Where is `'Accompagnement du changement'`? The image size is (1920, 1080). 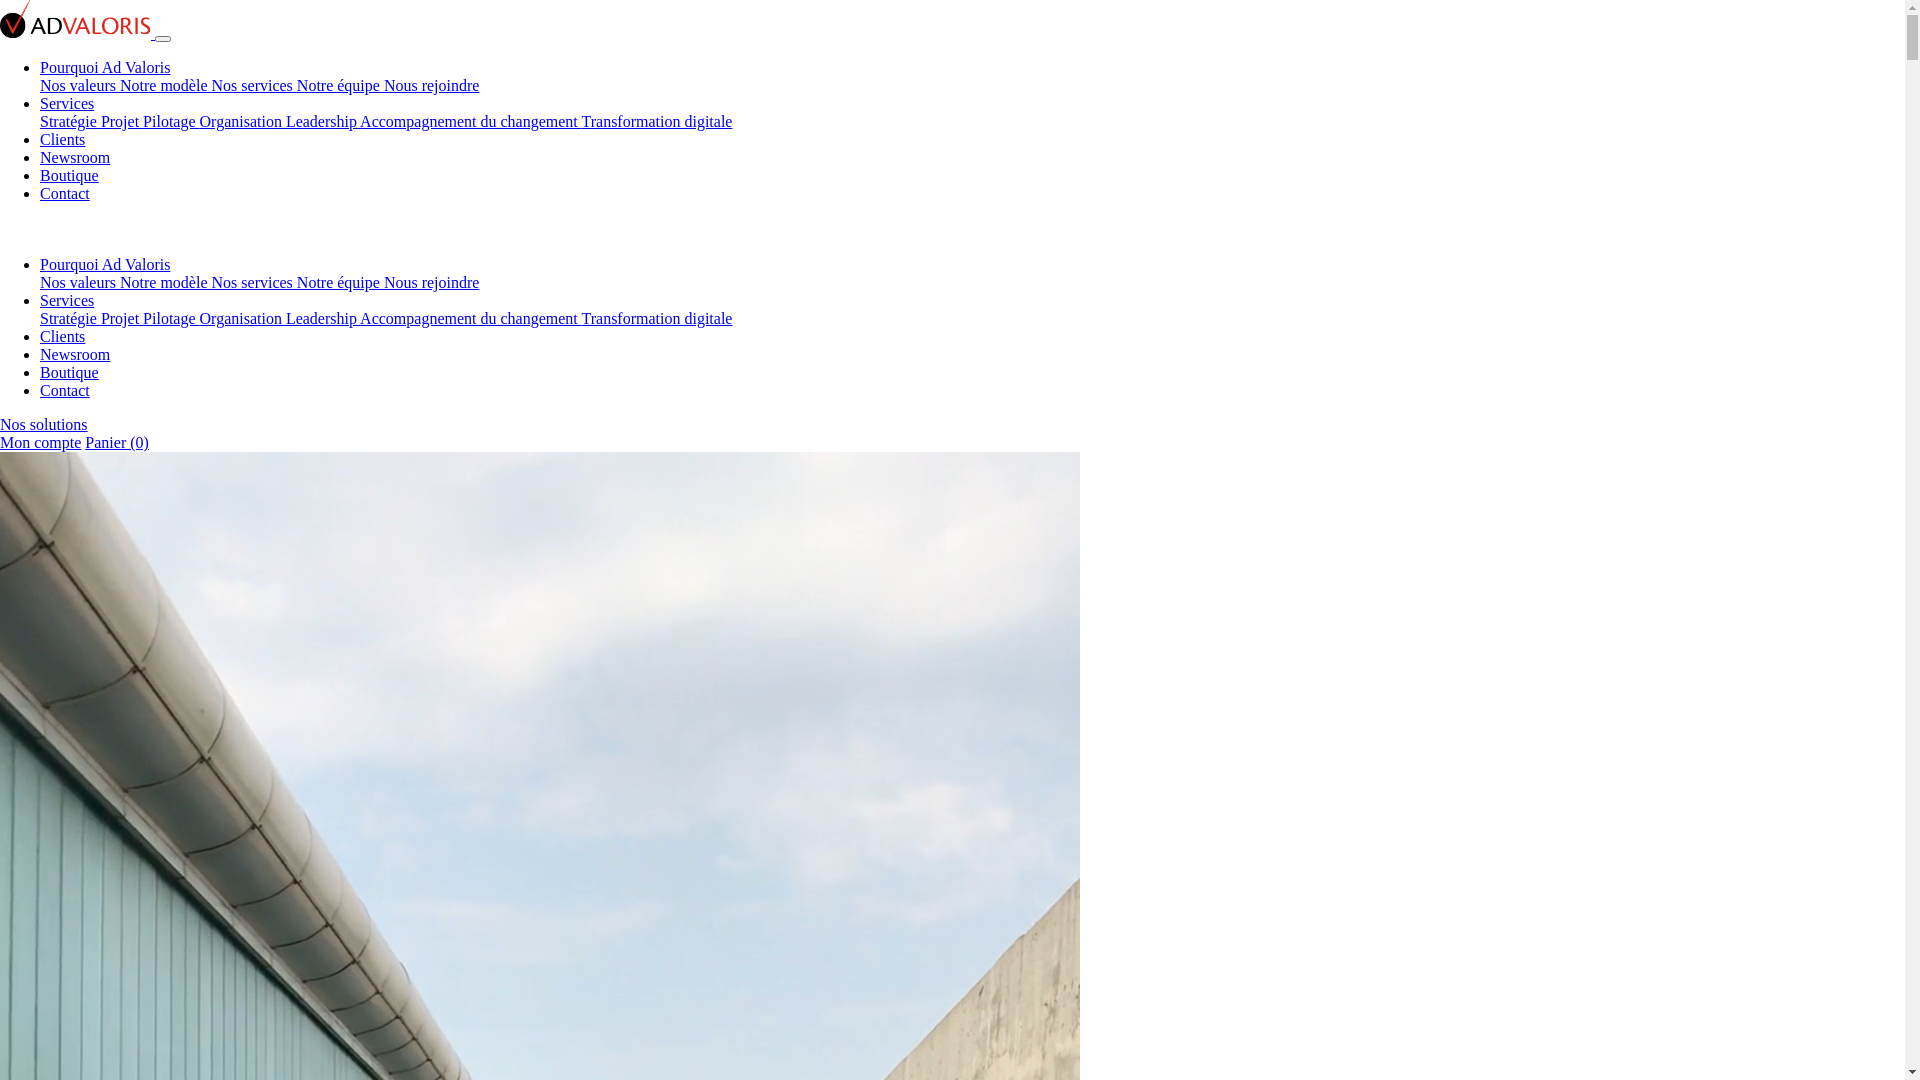 'Accompagnement du changement' is located at coordinates (469, 121).